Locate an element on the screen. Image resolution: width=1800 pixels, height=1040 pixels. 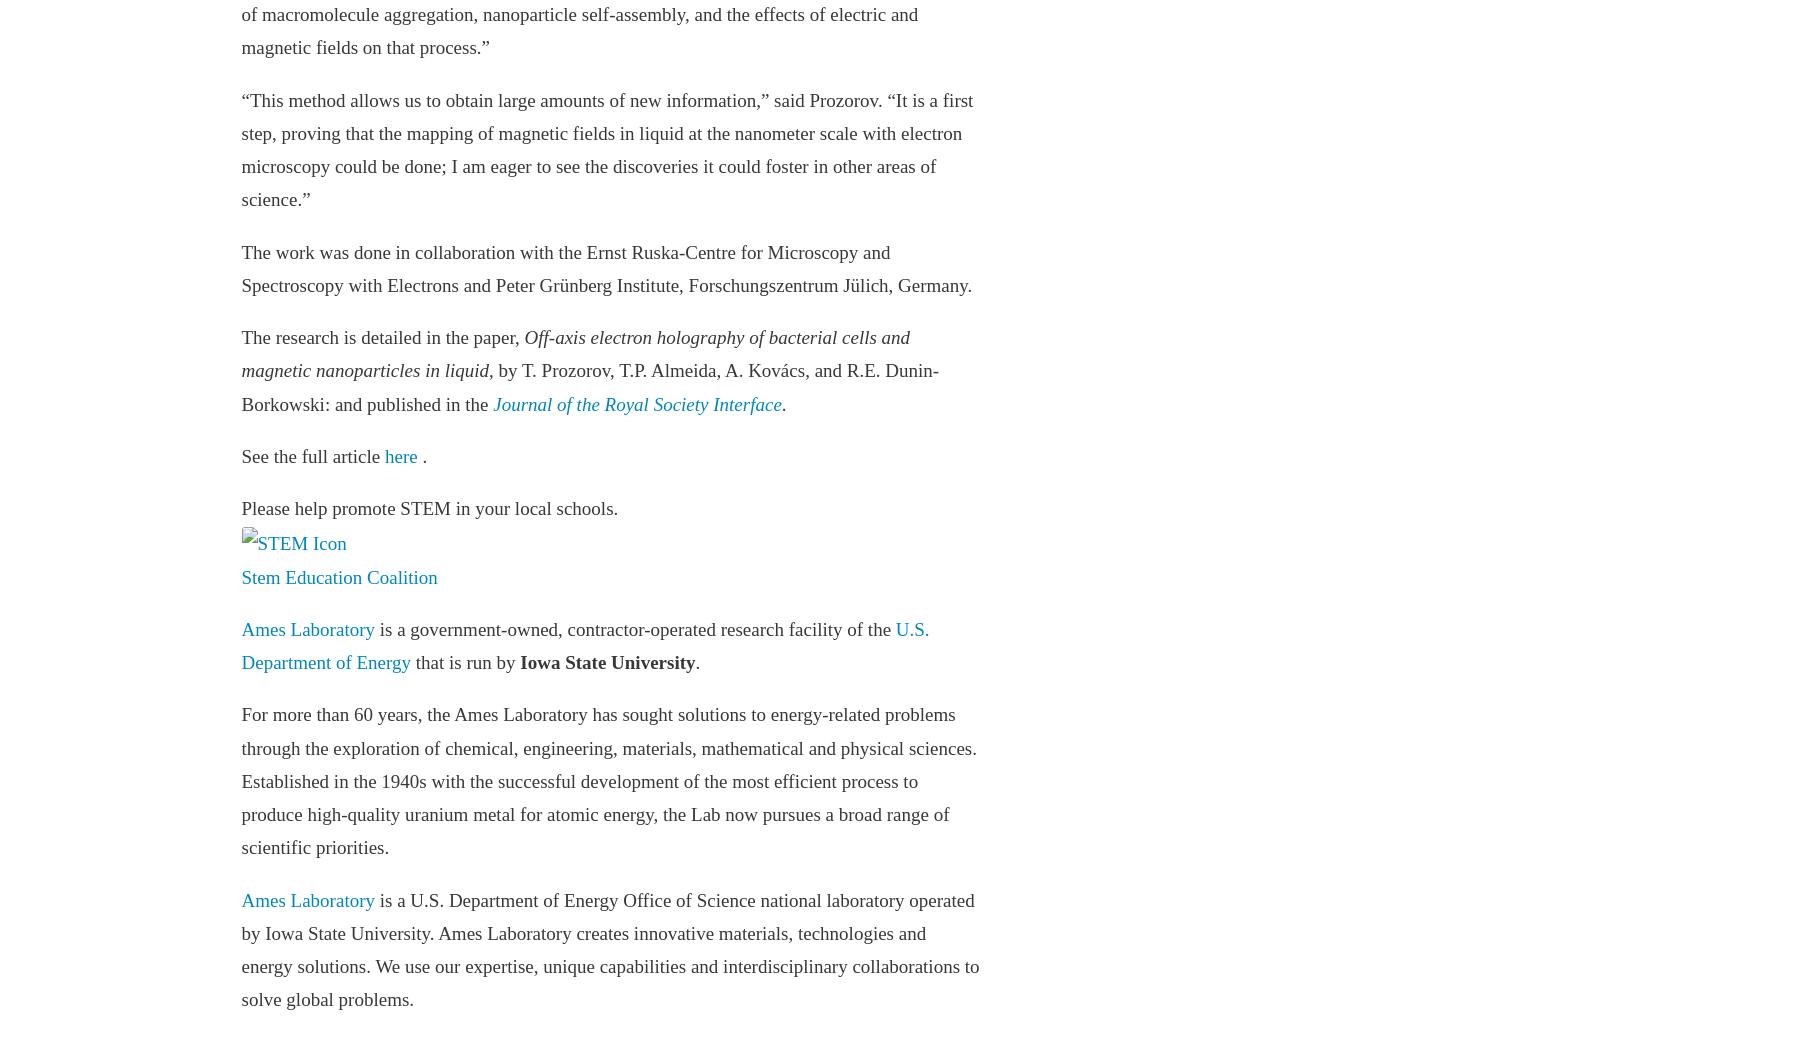
'U.S. Department of Energy' is located at coordinates (585, 644).